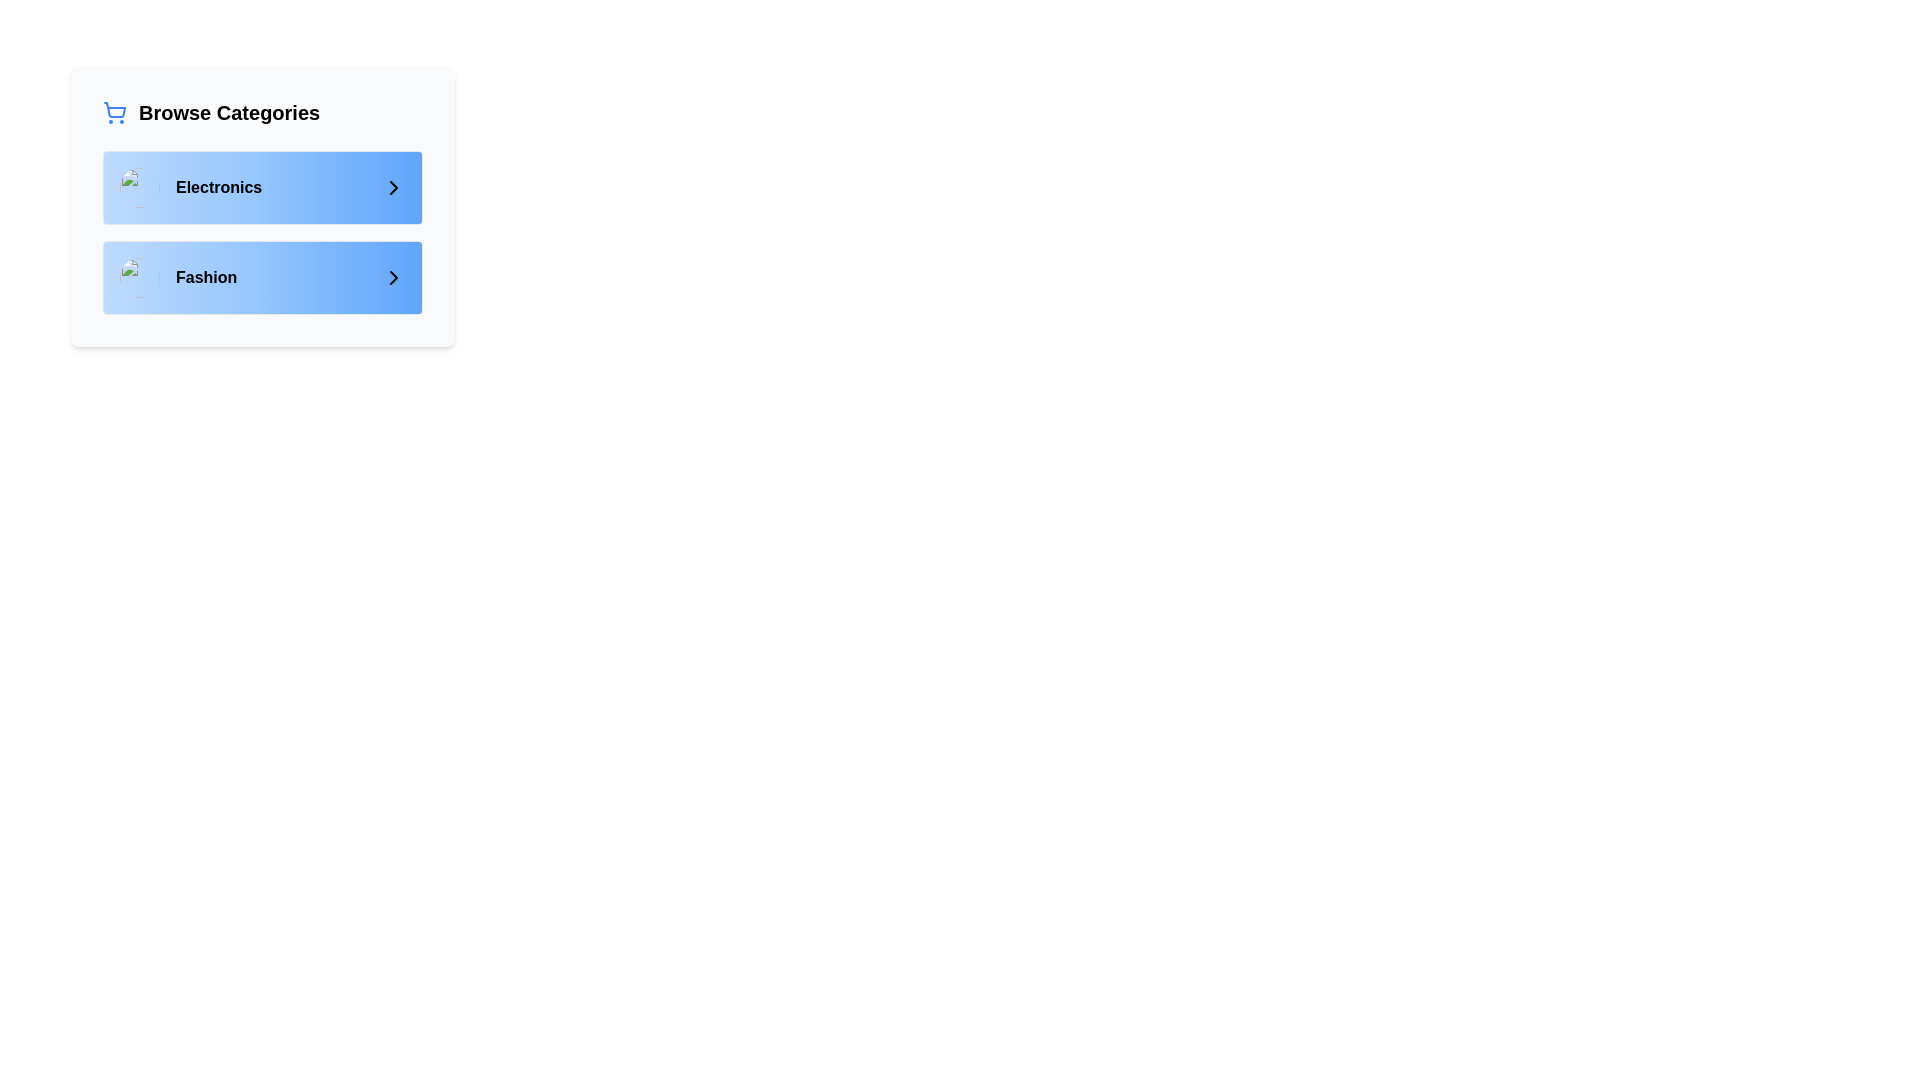 This screenshot has width=1920, height=1080. What do you see at coordinates (114, 112) in the screenshot?
I see `the shopping cart icon located to the left of the 'Browse Categories' text` at bounding box center [114, 112].